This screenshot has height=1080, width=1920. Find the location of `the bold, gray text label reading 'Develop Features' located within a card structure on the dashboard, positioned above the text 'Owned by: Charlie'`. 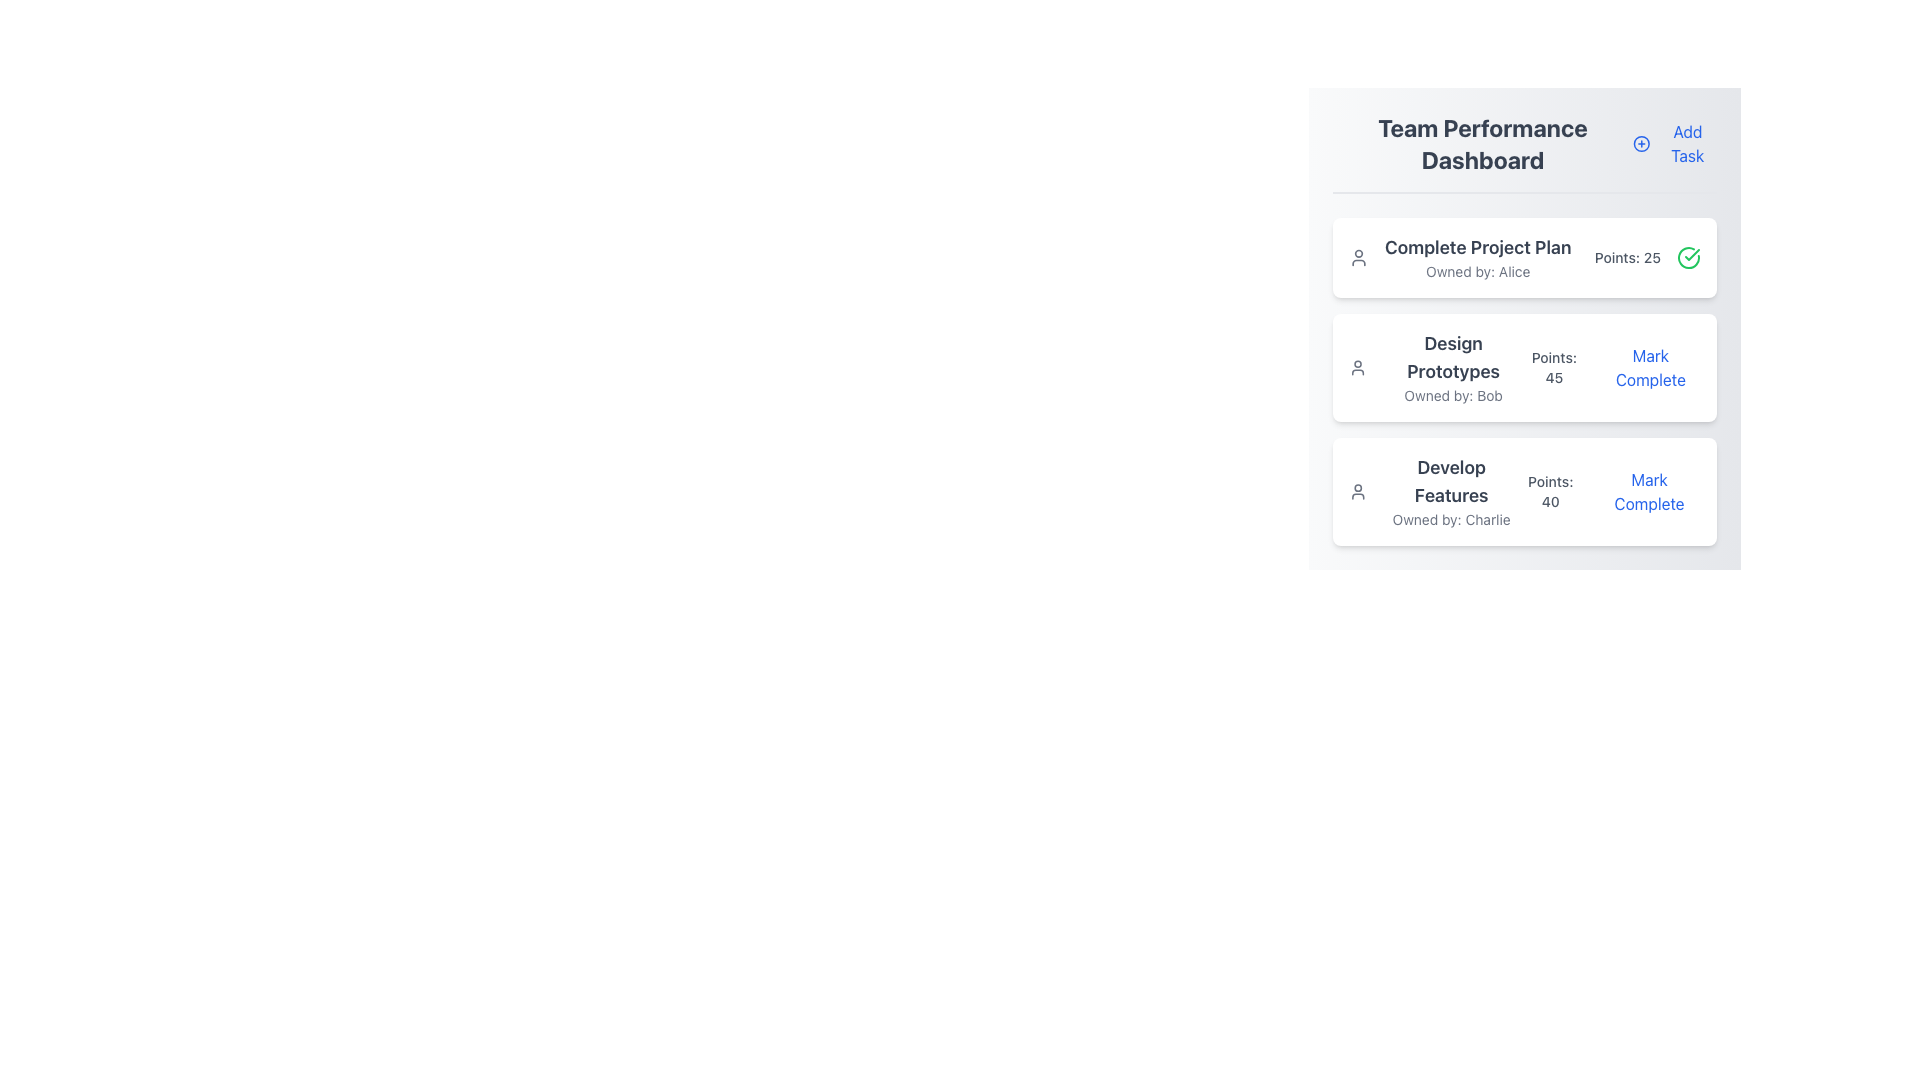

the bold, gray text label reading 'Develop Features' located within a card structure on the dashboard, positioned above the text 'Owned by: Charlie' is located at coordinates (1451, 482).